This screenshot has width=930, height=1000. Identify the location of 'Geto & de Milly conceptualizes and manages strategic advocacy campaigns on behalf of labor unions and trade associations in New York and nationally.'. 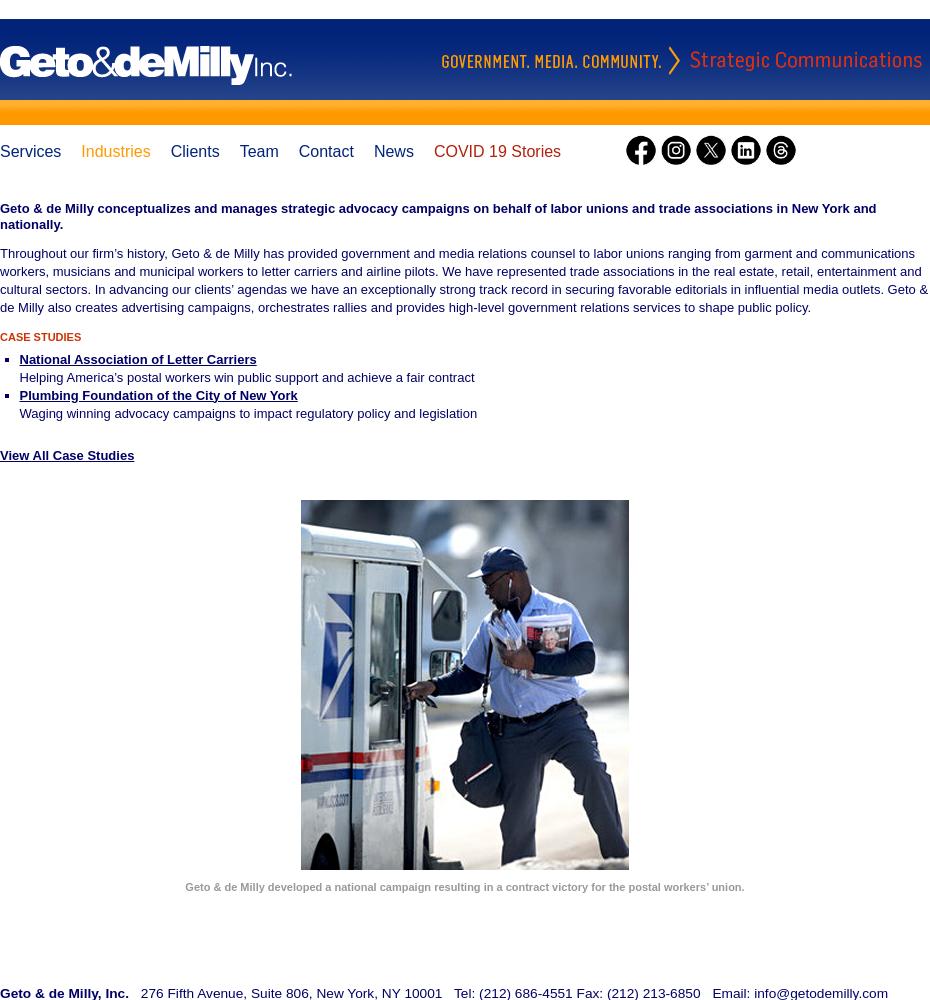
(0, 215).